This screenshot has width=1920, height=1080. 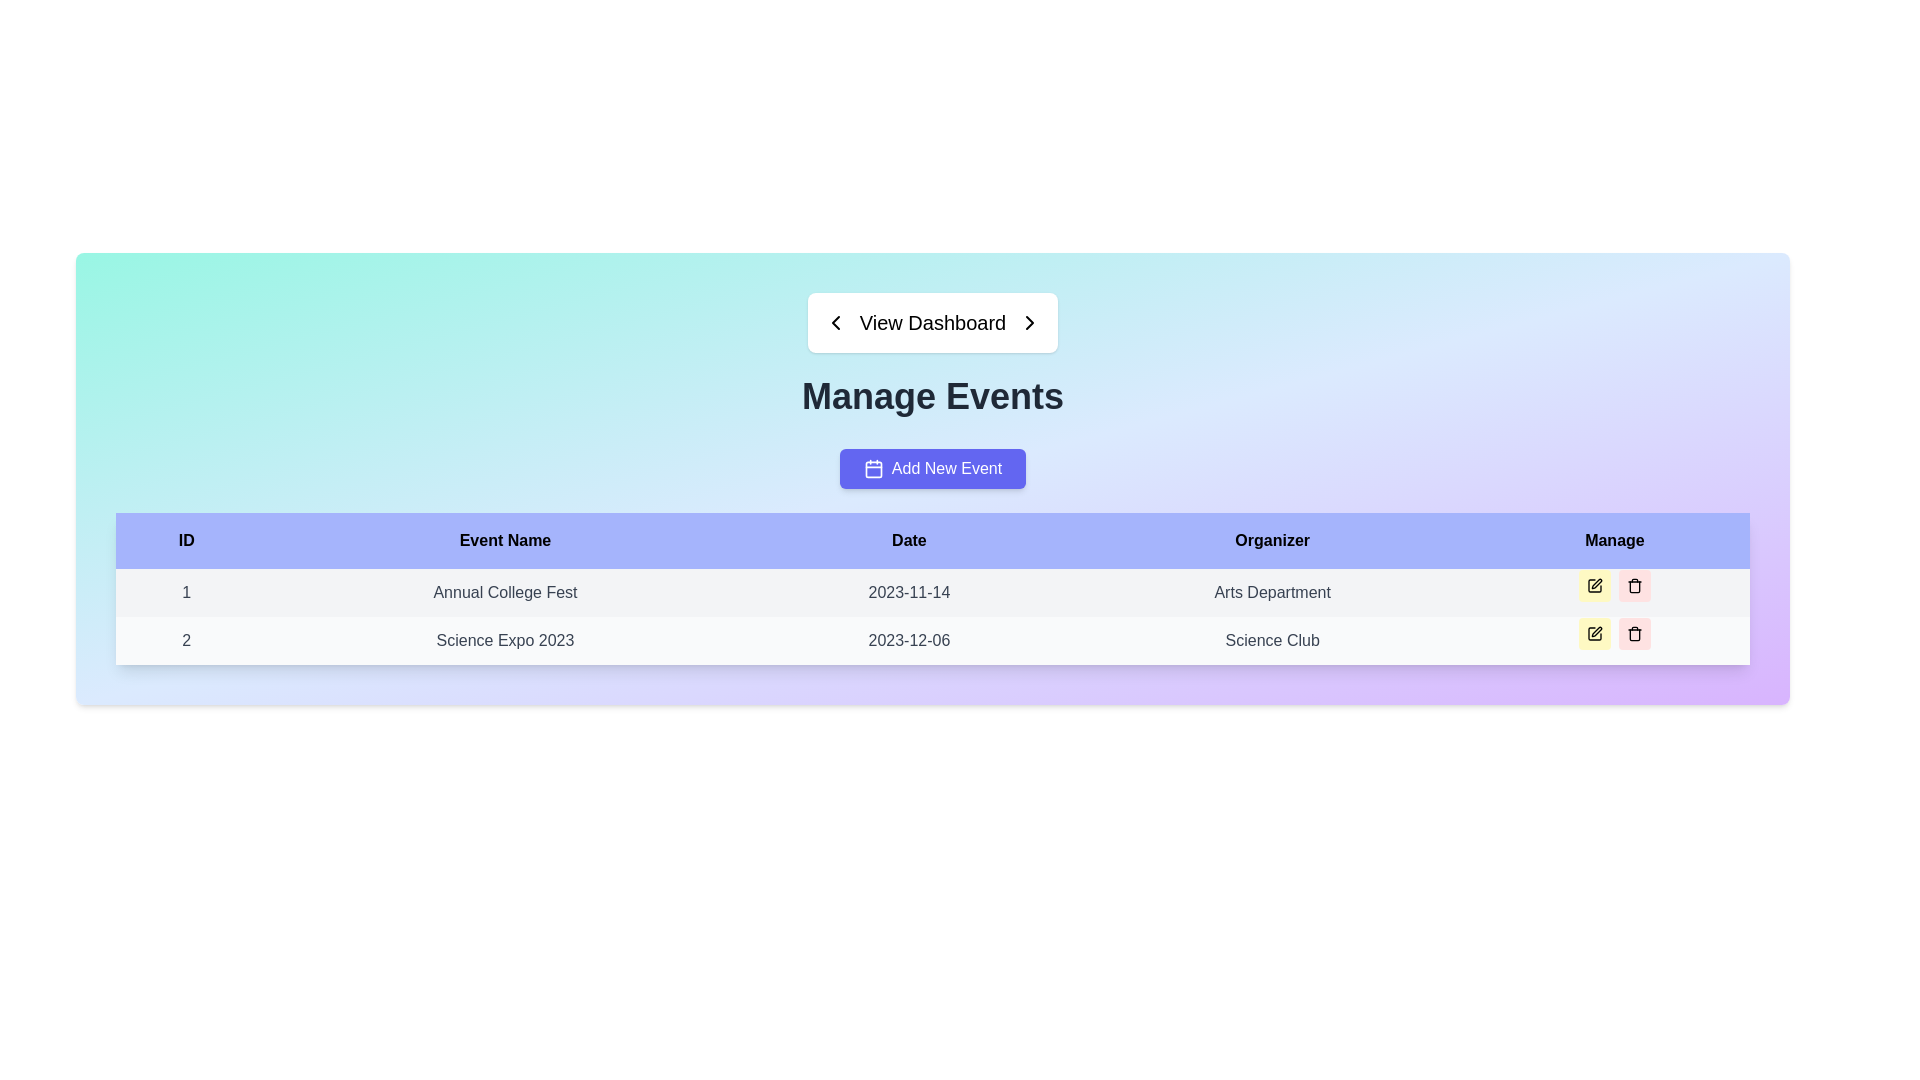 I want to click on the trash can icon located in the Manage column of the second row, so click(x=1633, y=633).